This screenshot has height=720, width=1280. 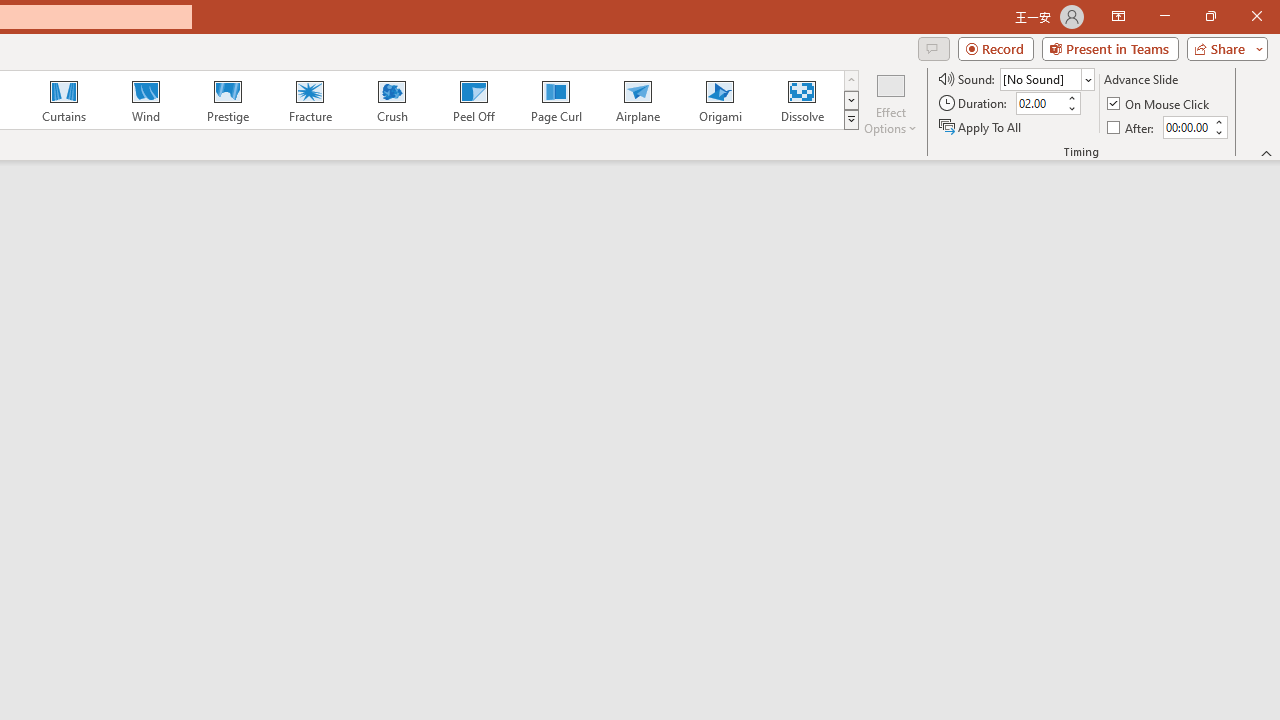 I want to click on 'Fracture', so click(x=308, y=100).